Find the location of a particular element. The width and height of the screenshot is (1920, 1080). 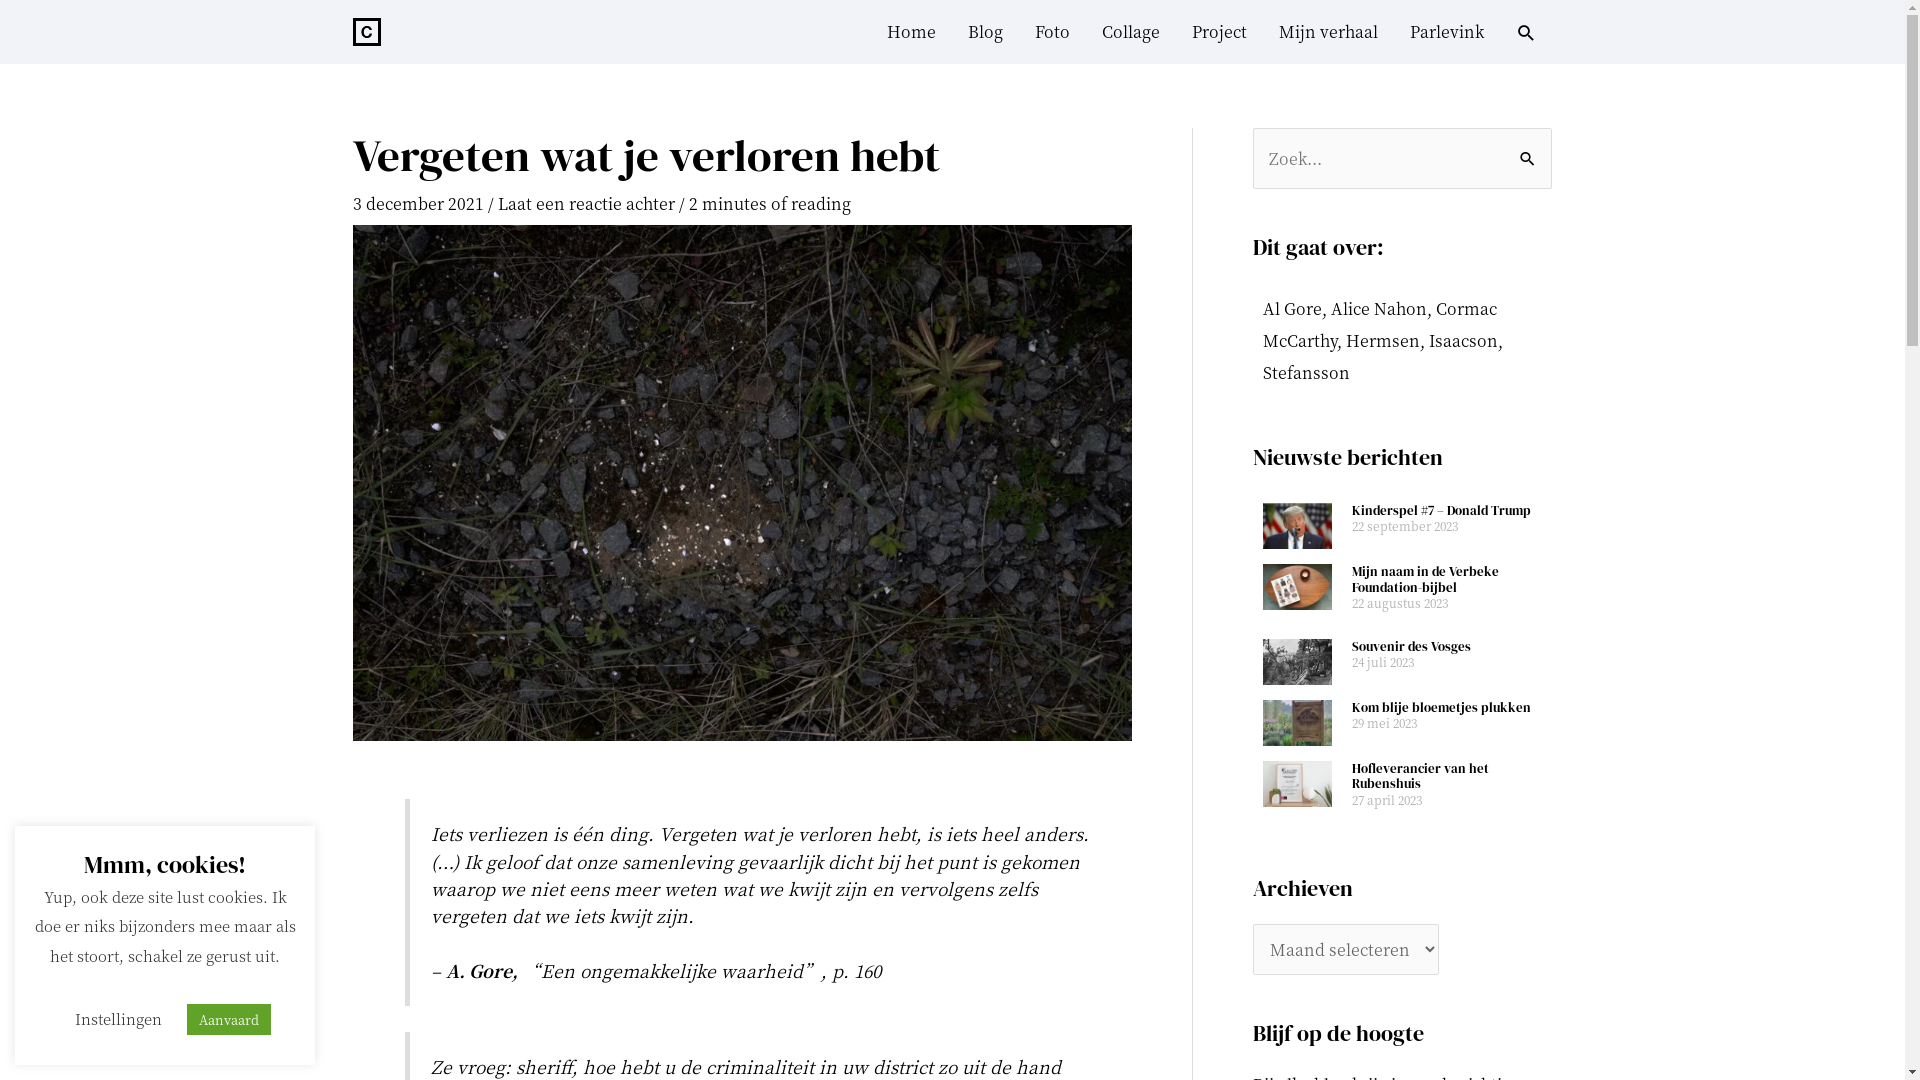

'Instellingen' is located at coordinates (116, 1018).